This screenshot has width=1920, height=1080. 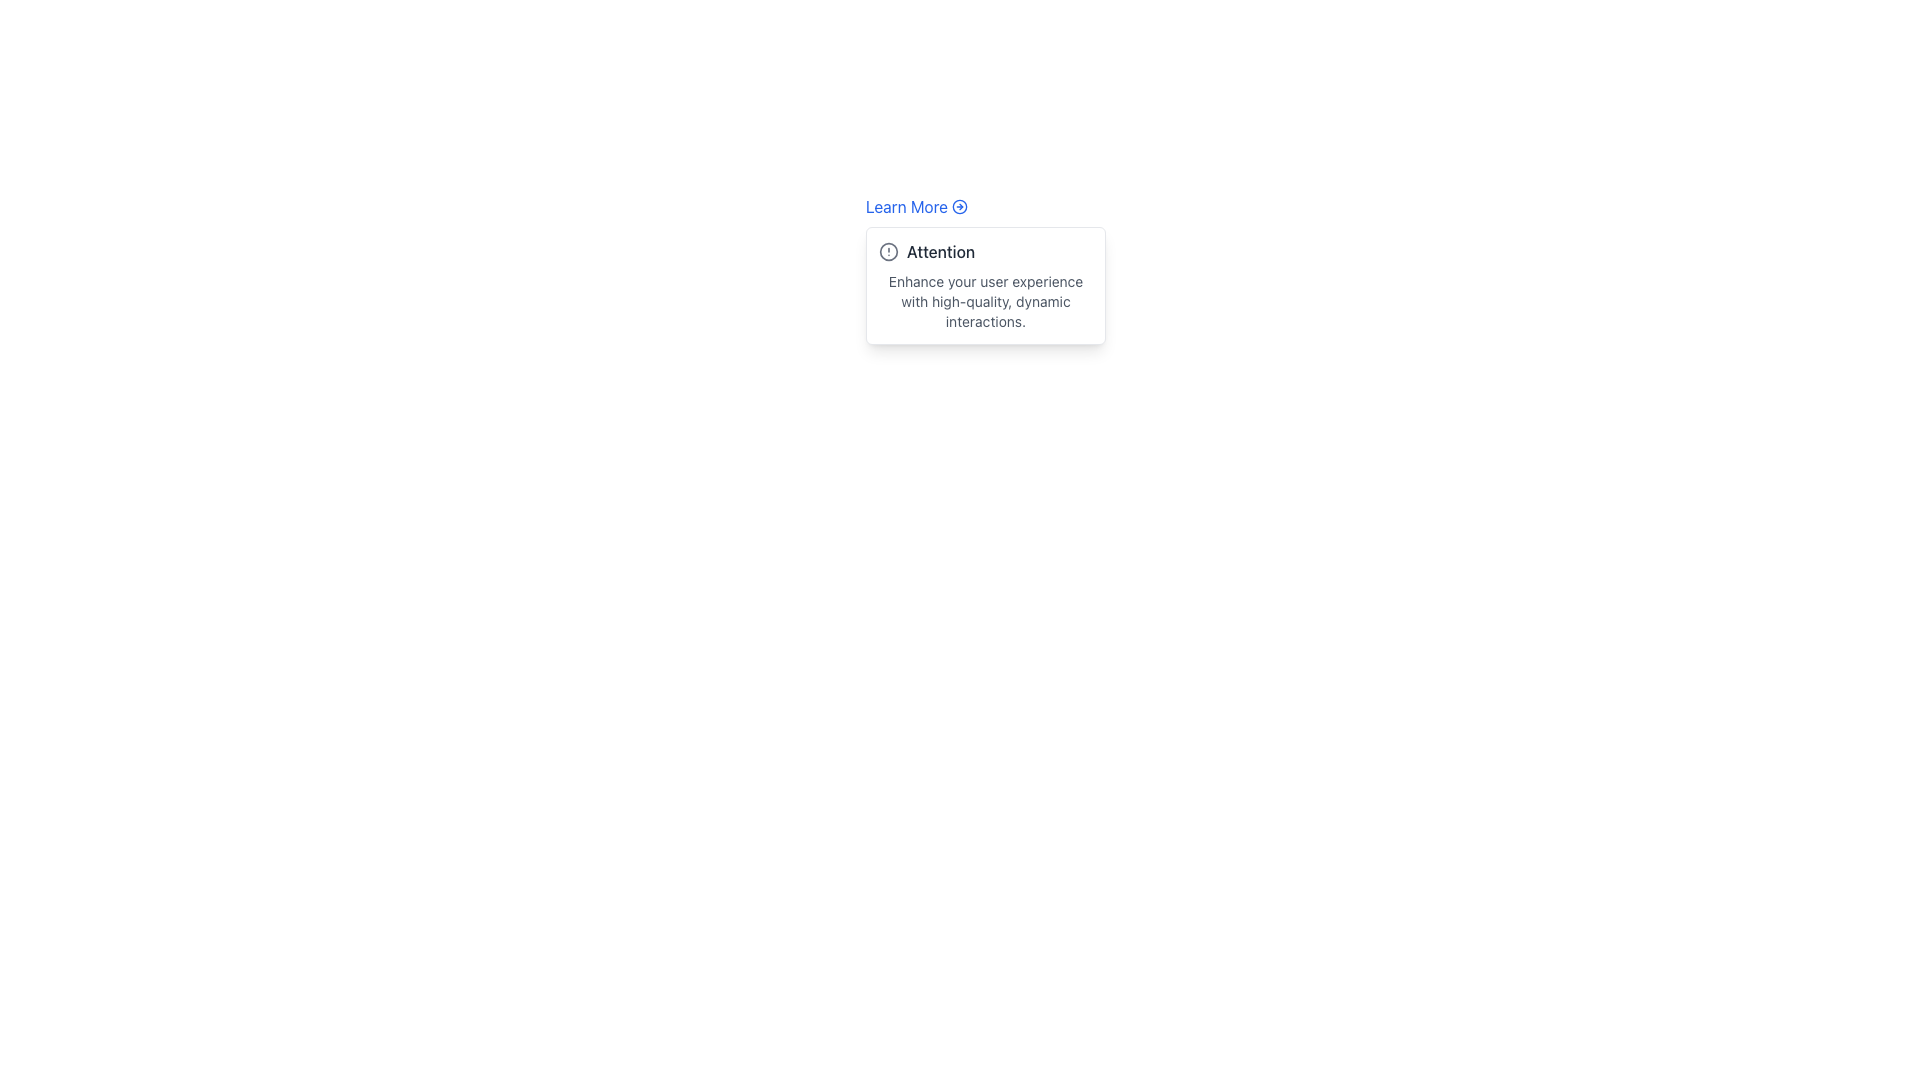 I want to click on the outer circular part of the SVG icon that symbolizes an alert or attention indicator, located above the 'Attention' text label, so click(x=887, y=250).